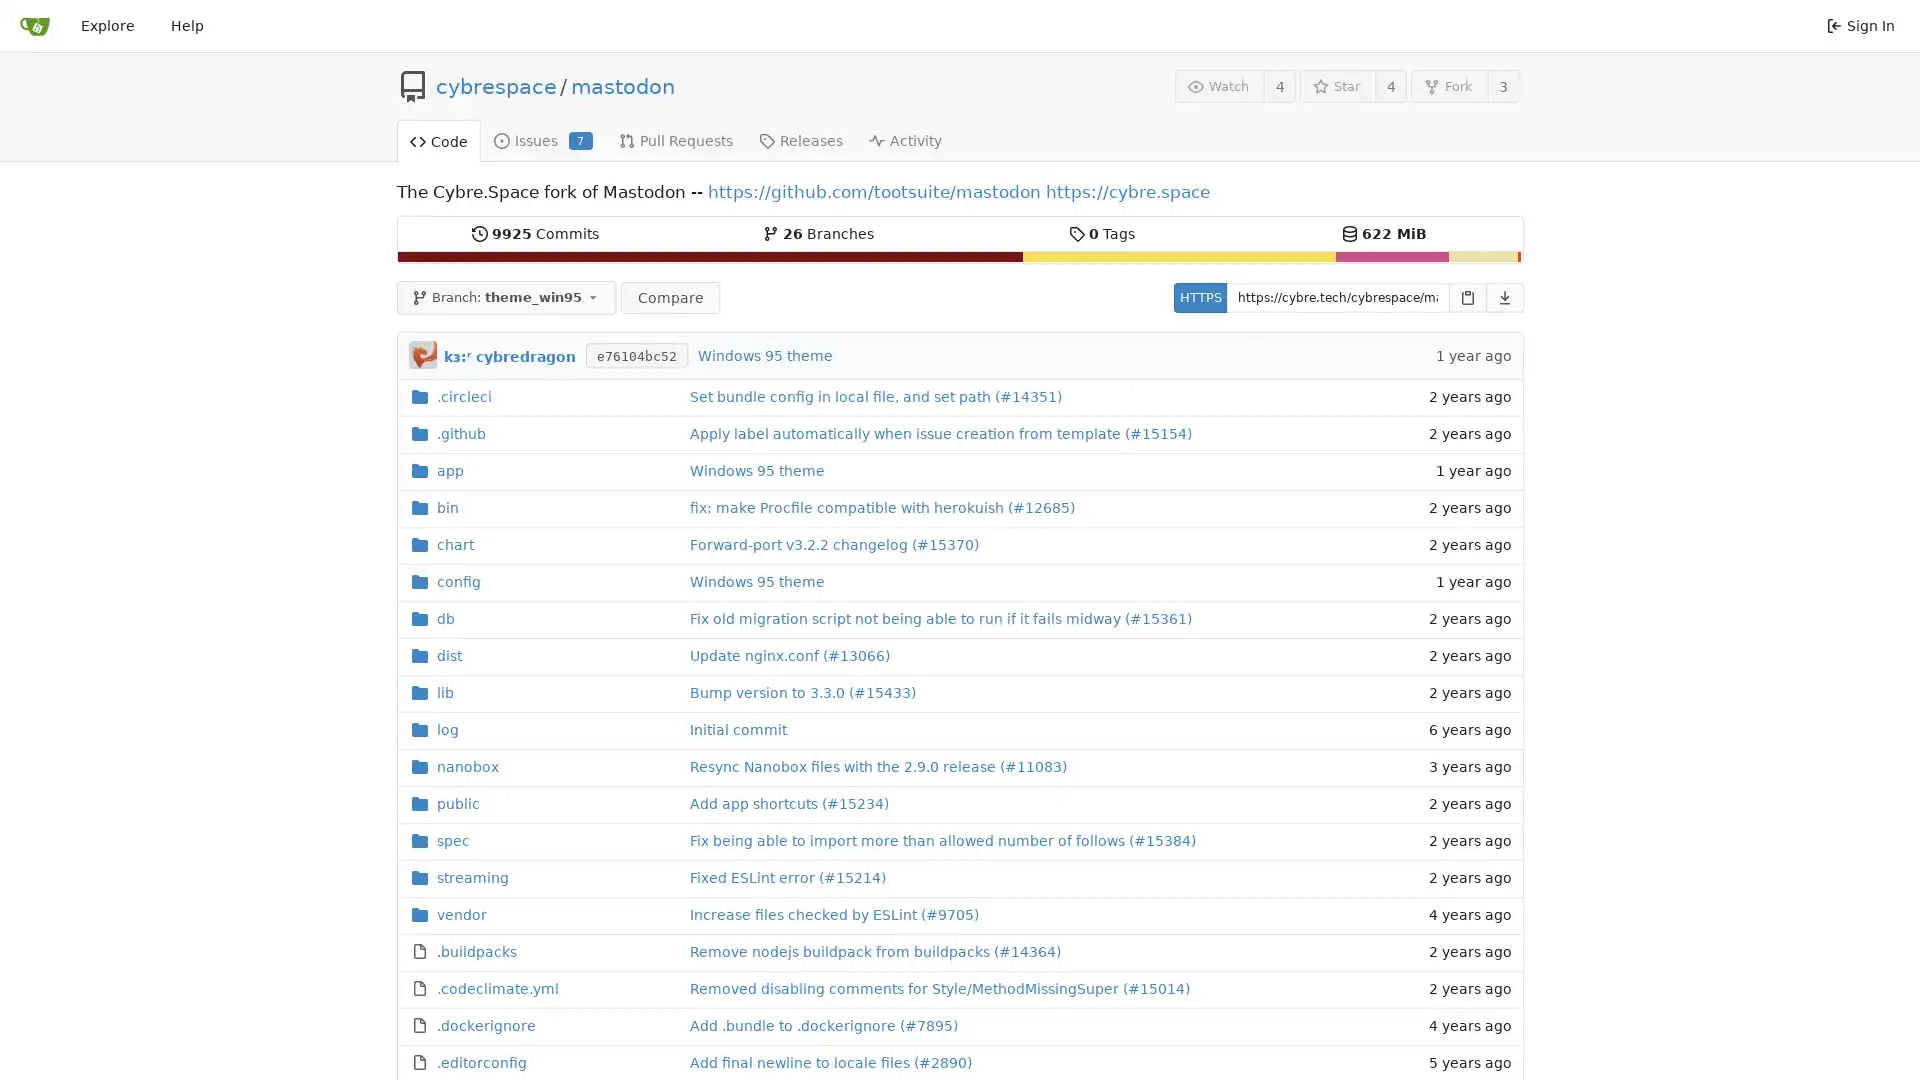 The width and height of the screenshot is (1920, 1080). I want to click on Watch, so click(1218, 85).